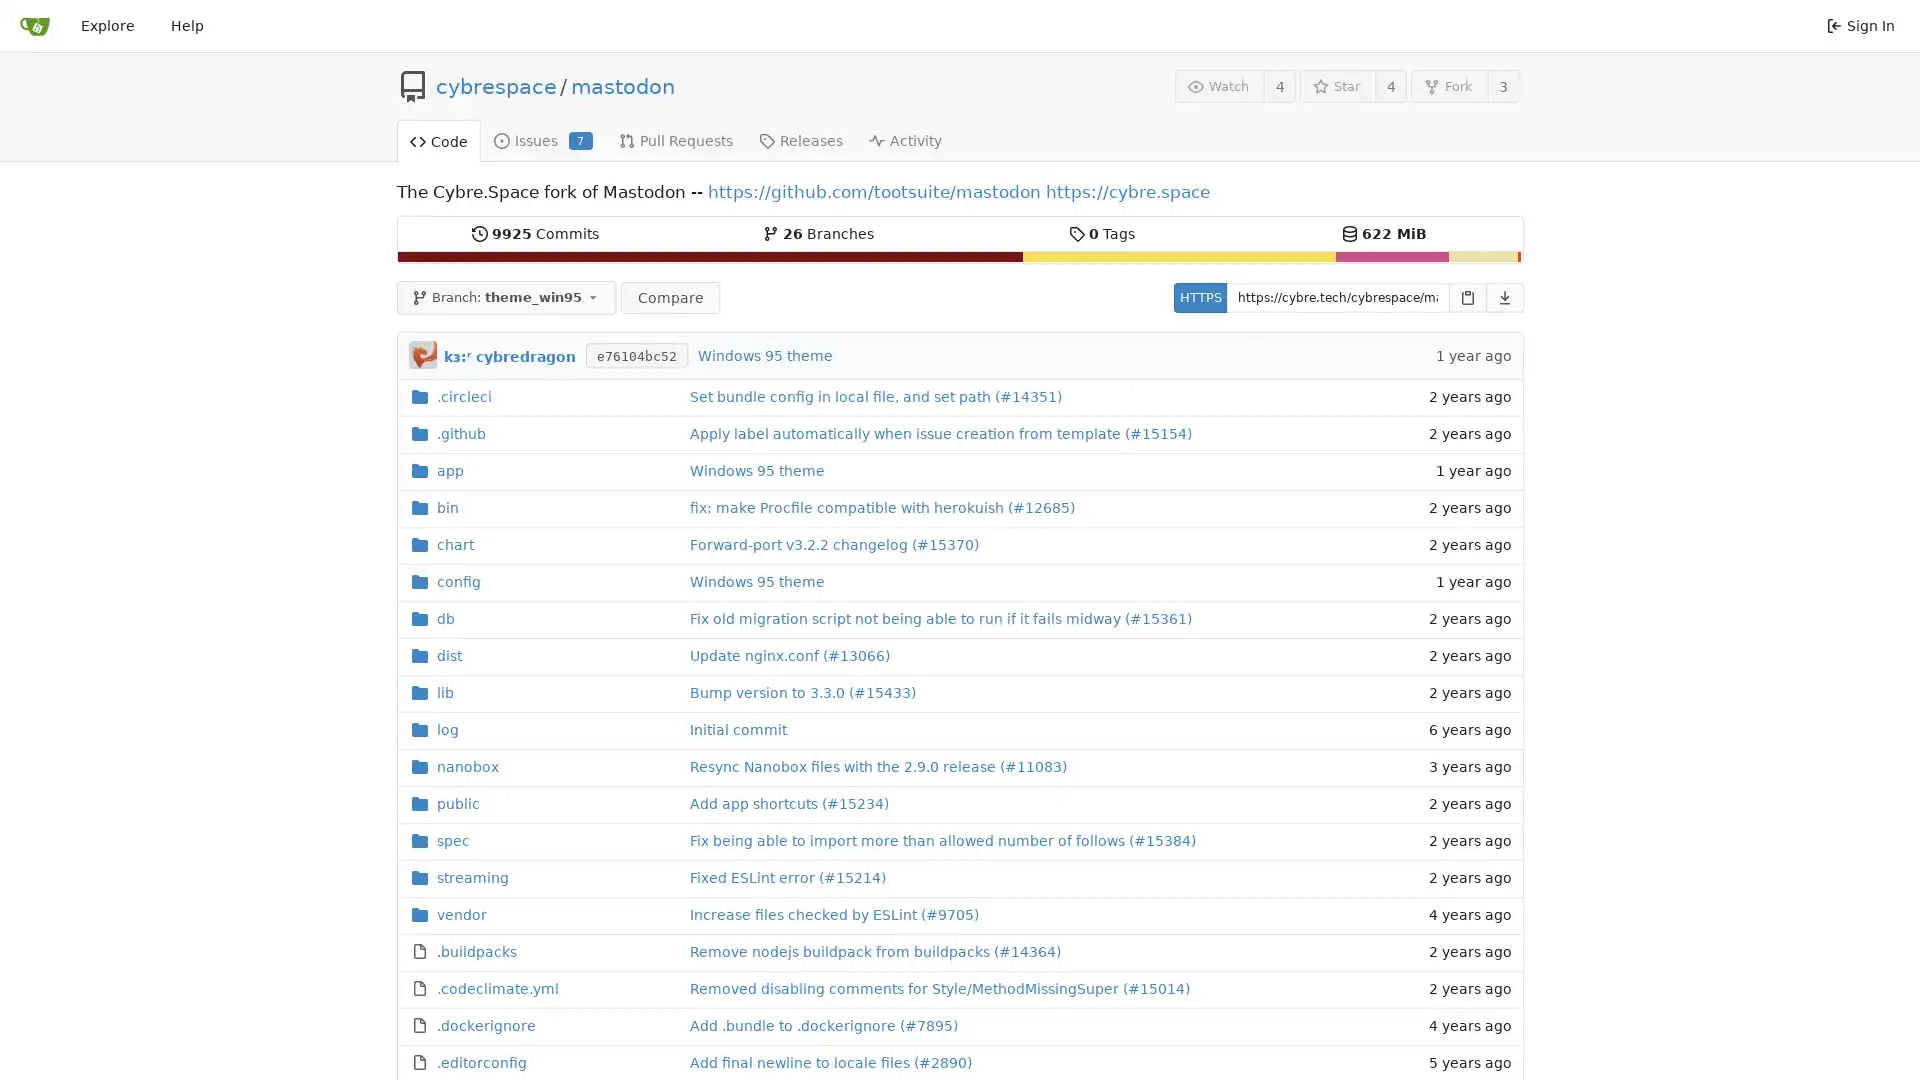 The width and height of the screenshot is (1920, 1080). I want to click on Watch, so click(1218, 85).